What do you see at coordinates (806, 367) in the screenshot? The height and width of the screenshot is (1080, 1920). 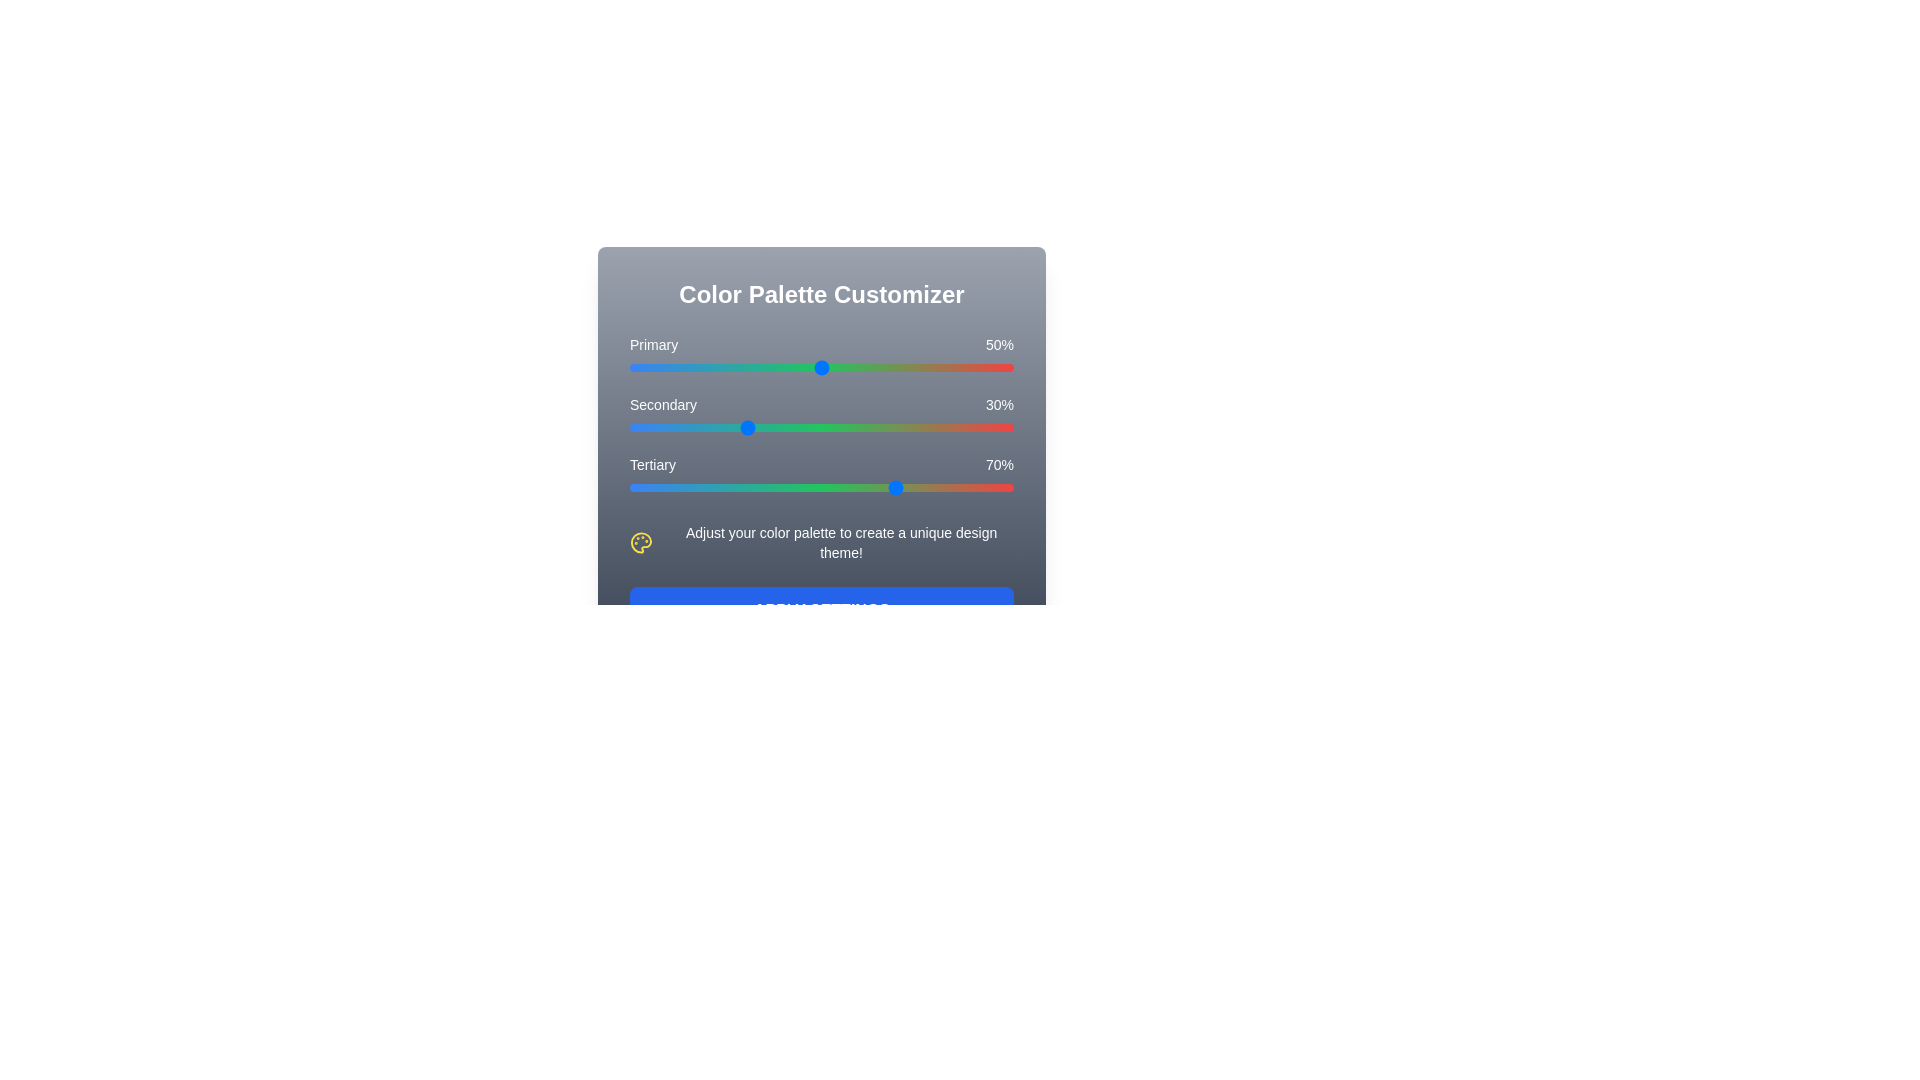 I see `the primary color intensity` at bounding box center [806, 367].